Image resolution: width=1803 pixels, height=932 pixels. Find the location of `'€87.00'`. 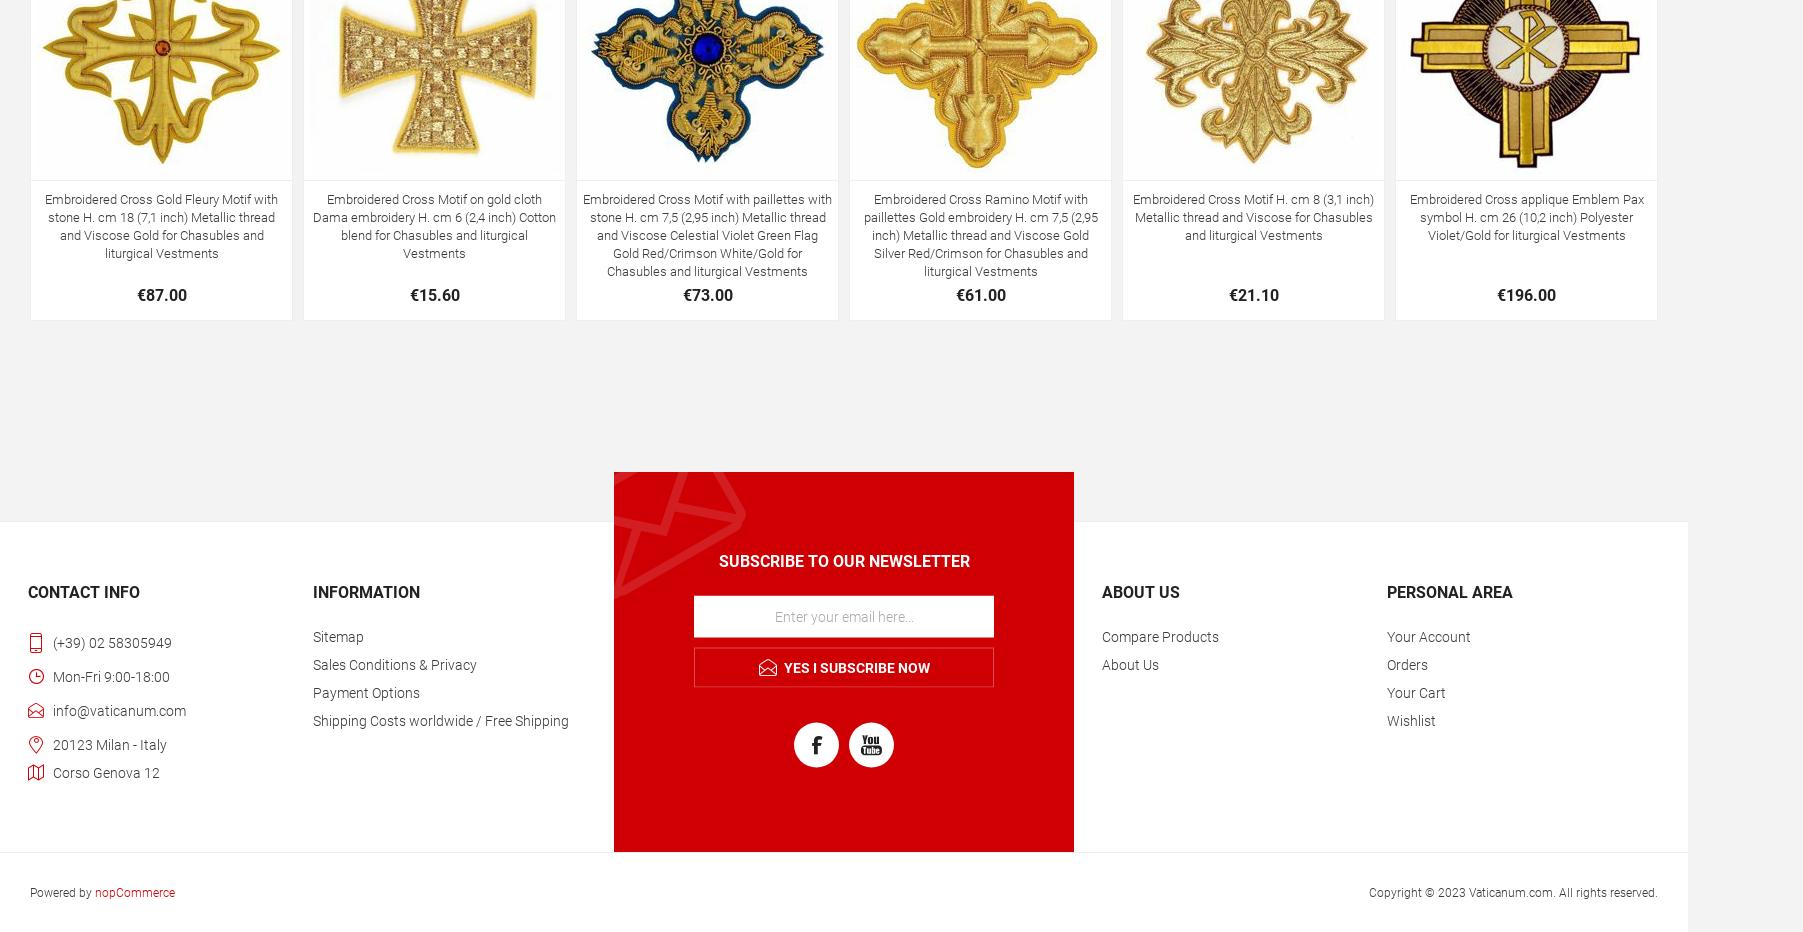

'€87.00' is located at coordinates (161, 294).